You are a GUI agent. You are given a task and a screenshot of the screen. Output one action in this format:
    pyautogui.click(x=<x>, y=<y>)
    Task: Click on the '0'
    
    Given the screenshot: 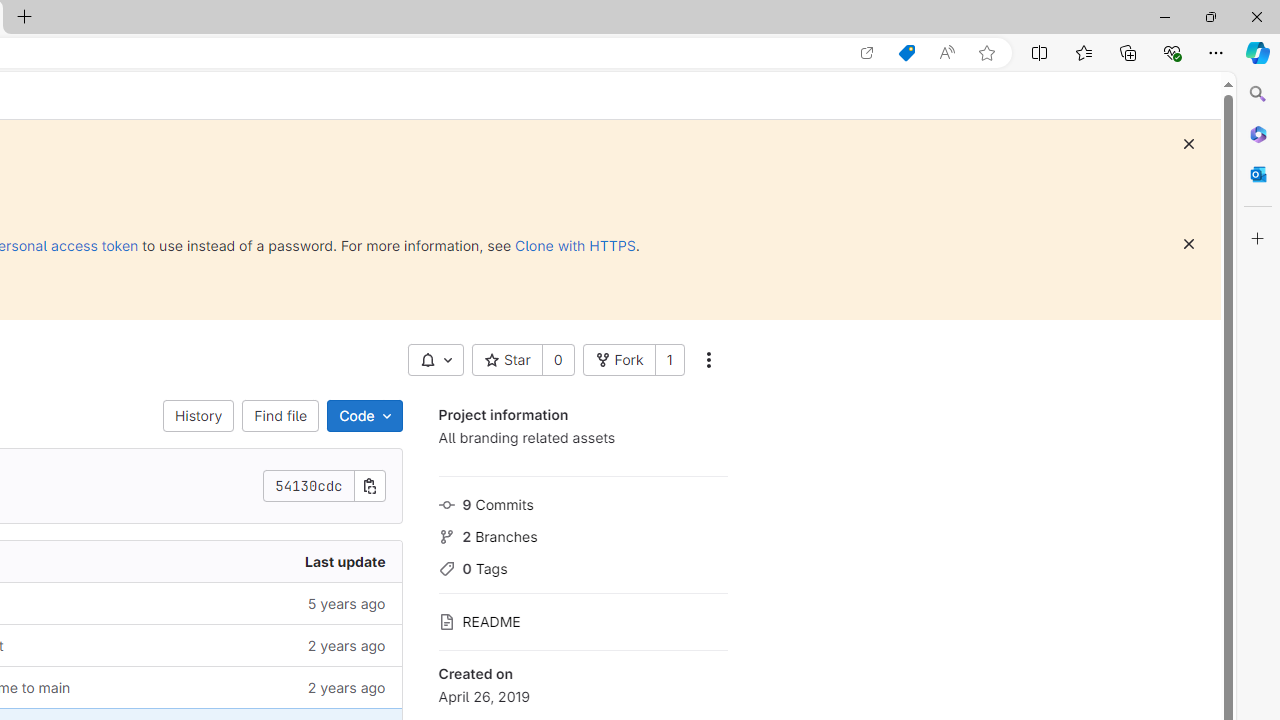 What is the action you would take?
    pyautogui.click(x=558, y=360)
    